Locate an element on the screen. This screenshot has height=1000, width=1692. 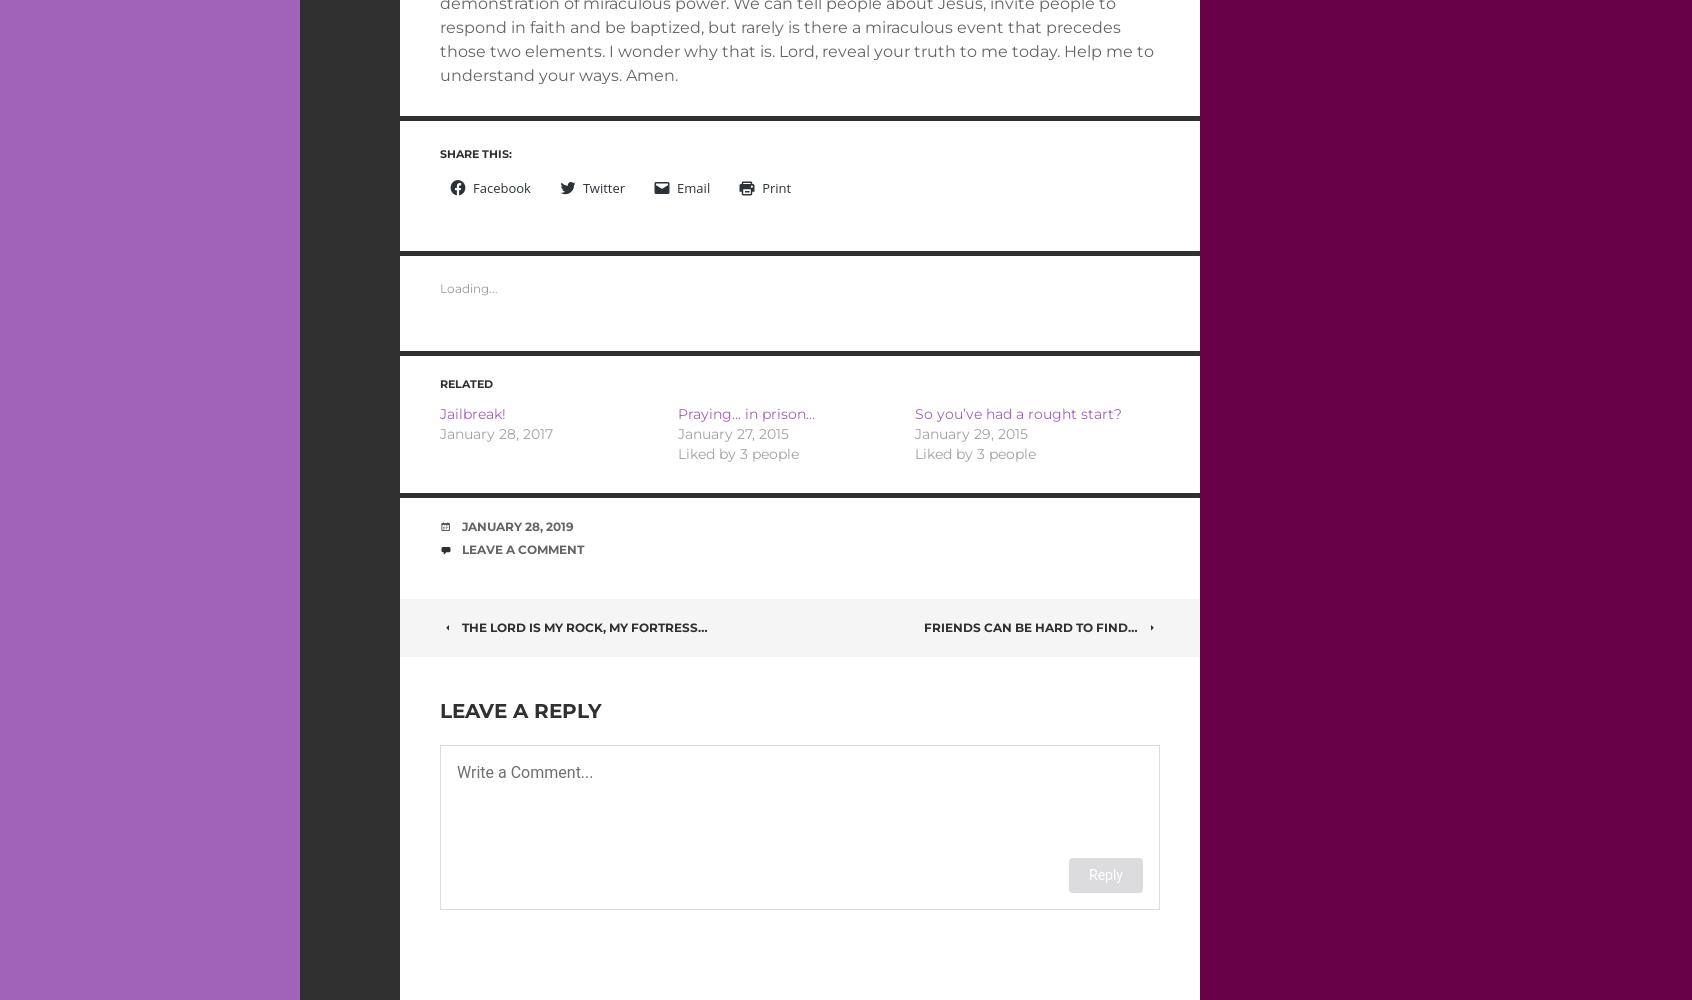
'Loading...' is located at coordinates (468, 288).